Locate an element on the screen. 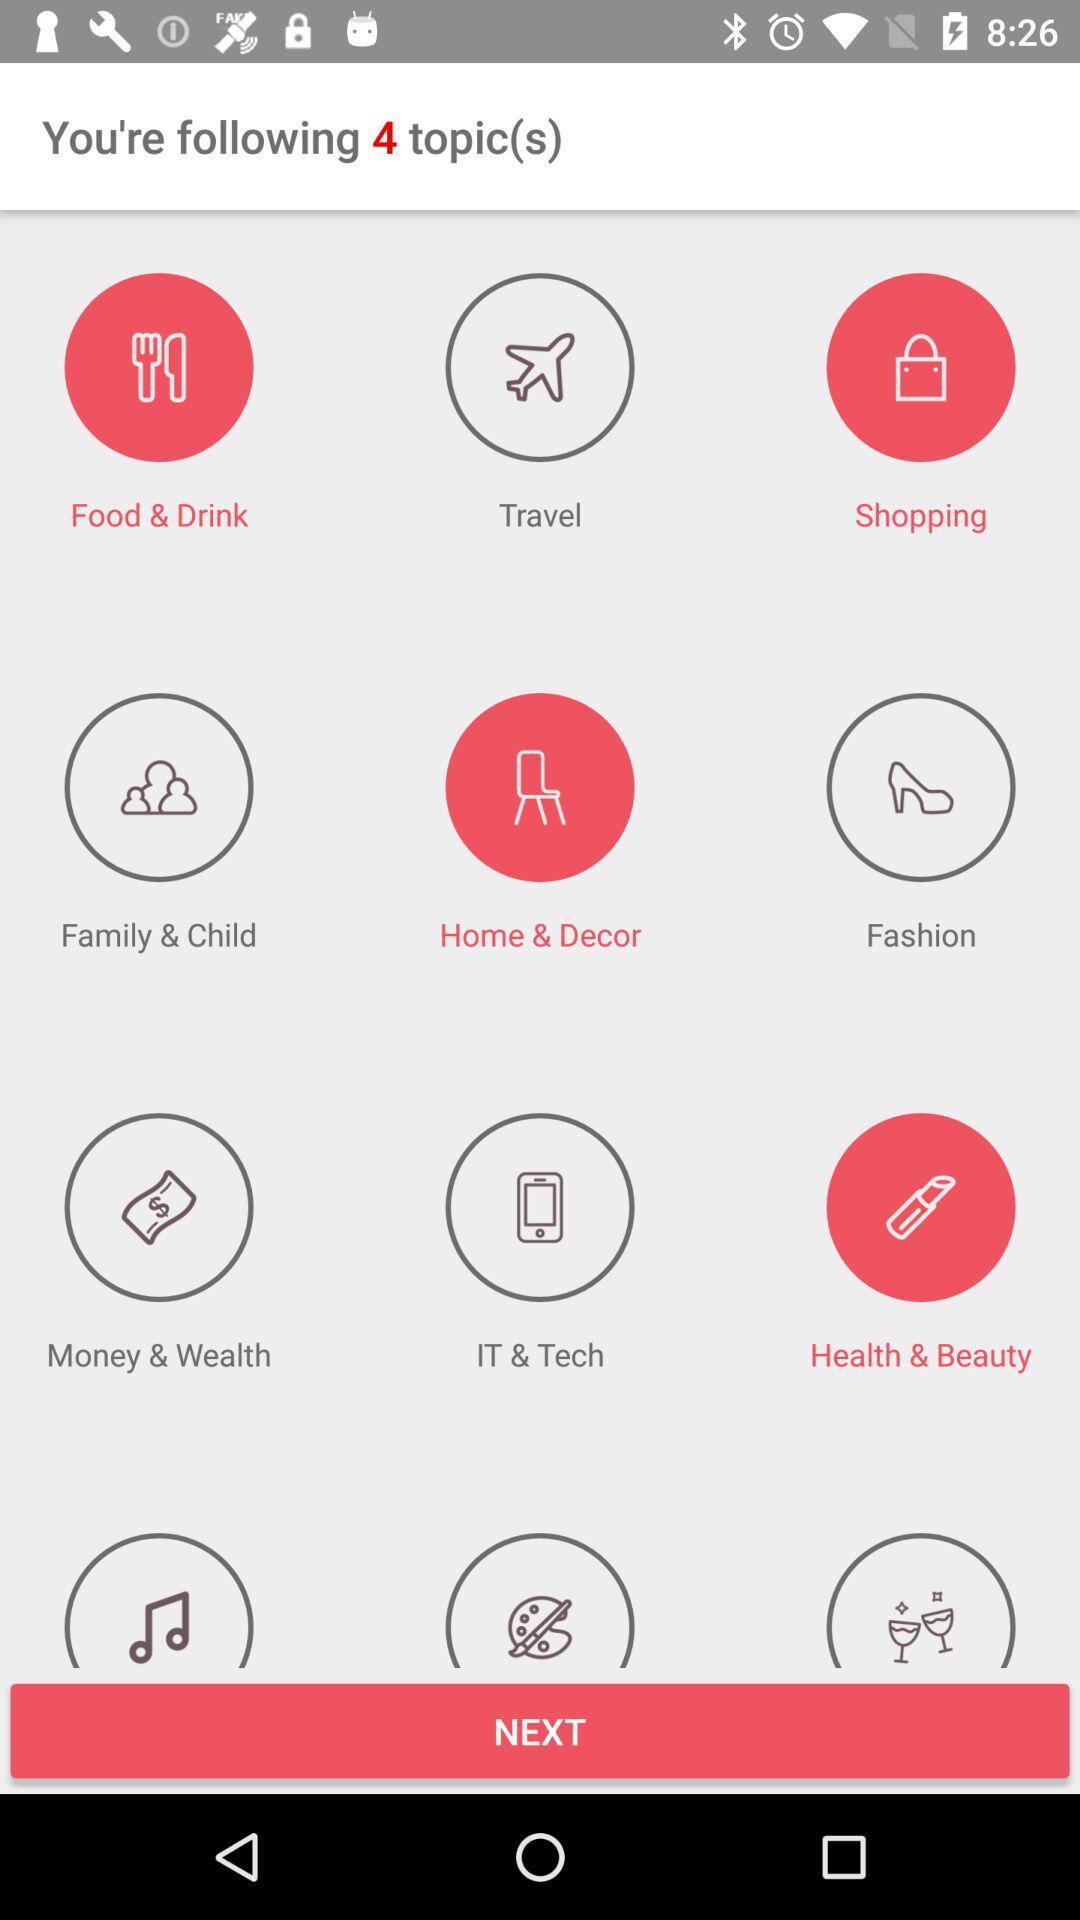  next is located at coordinates (540, 1730).